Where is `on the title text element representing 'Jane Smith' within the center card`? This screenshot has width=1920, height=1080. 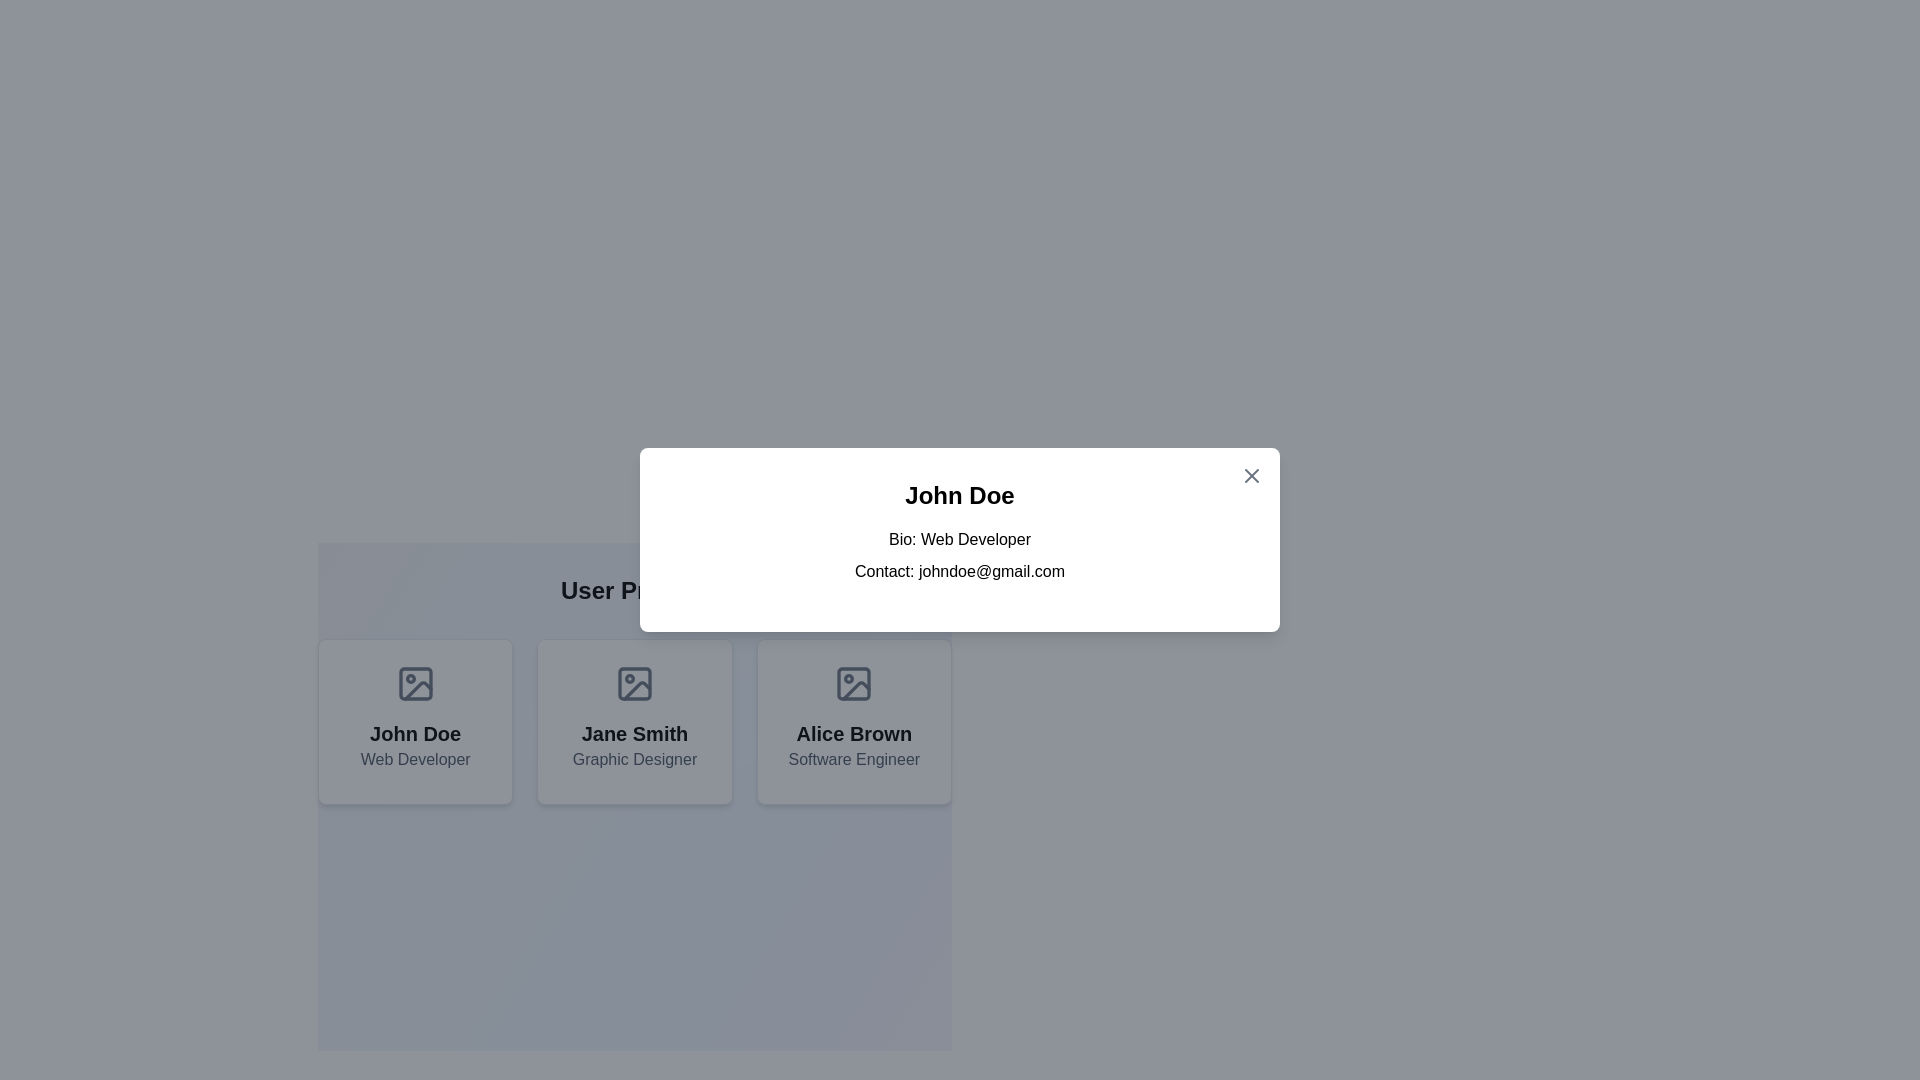 on the title text element representing 'Jane Smith' within the center card is located at coordinates (633, 733).